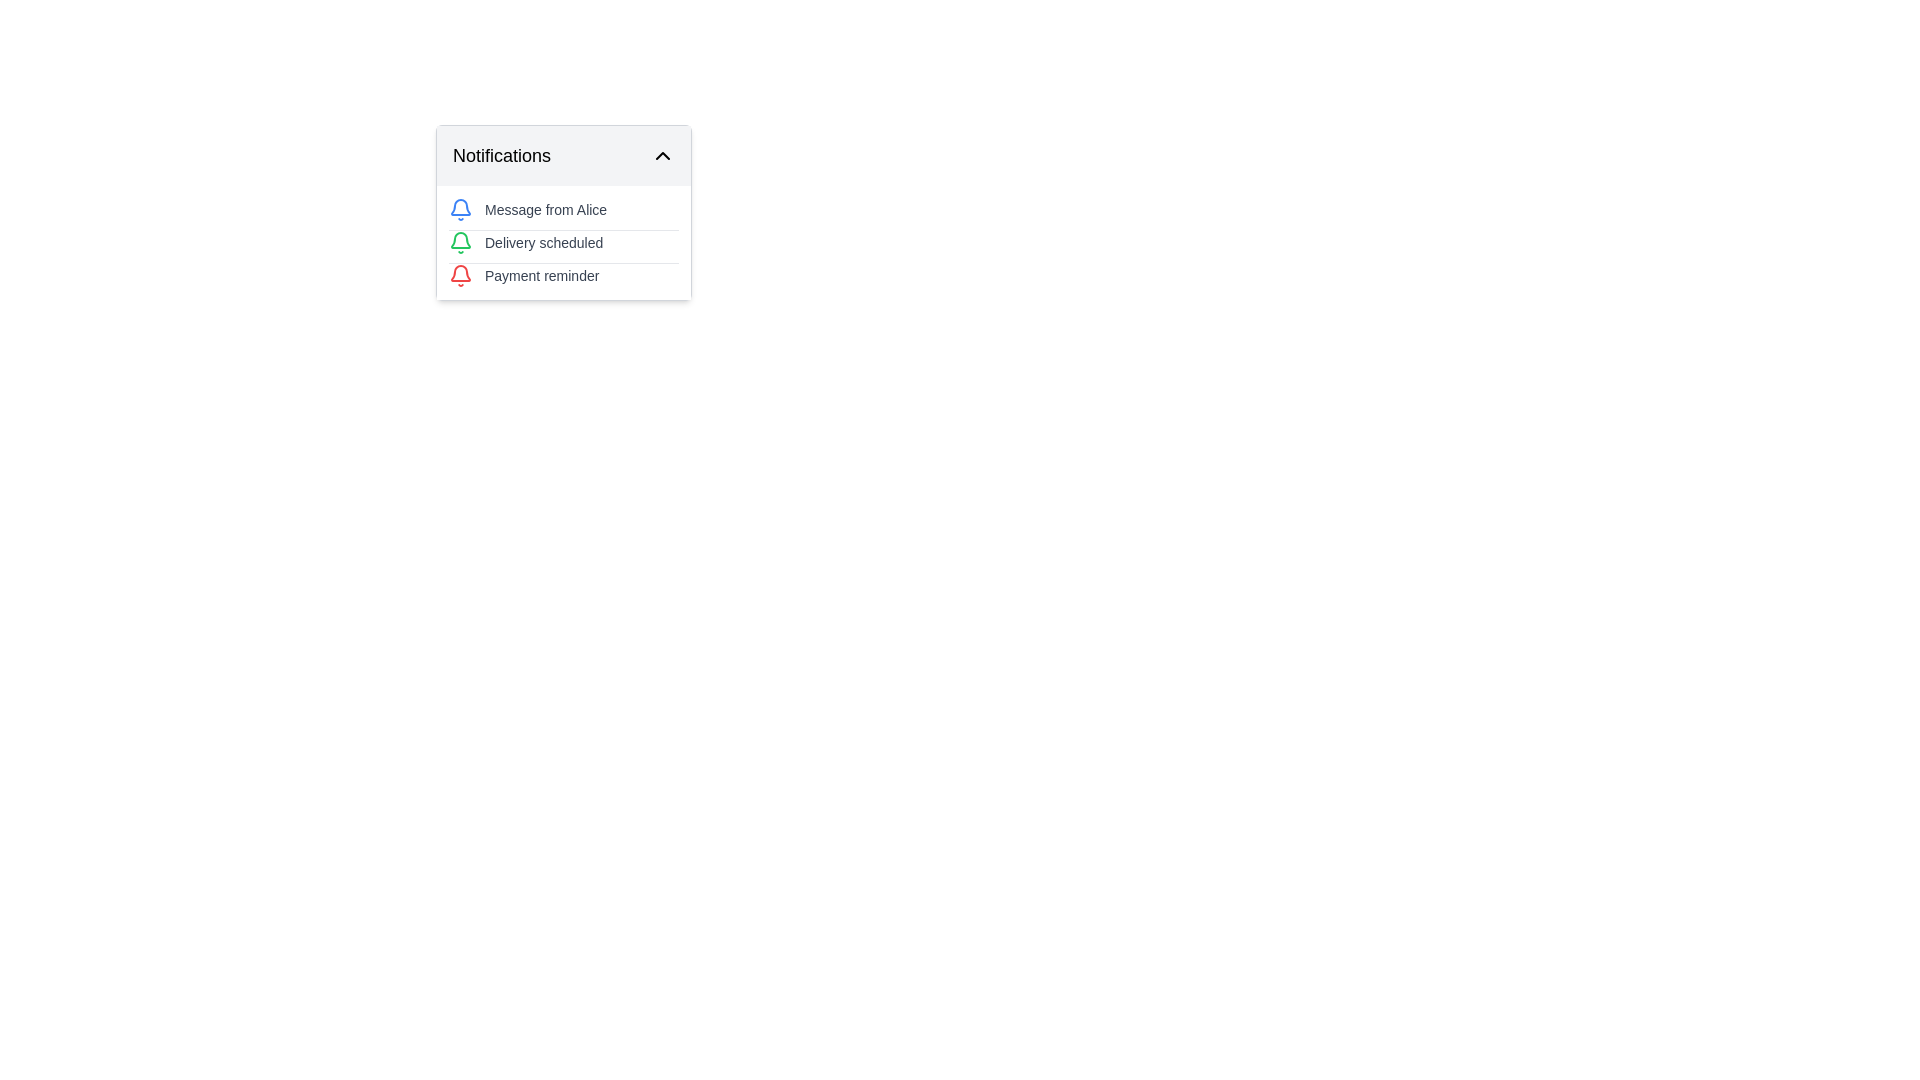  What do you see at coordinates (459, 207) in the screenshot?
I see `the blue and white bell-shaped icon located in the notification dropdown at the top-right corner of the interface` at bounding box center [459, 207].